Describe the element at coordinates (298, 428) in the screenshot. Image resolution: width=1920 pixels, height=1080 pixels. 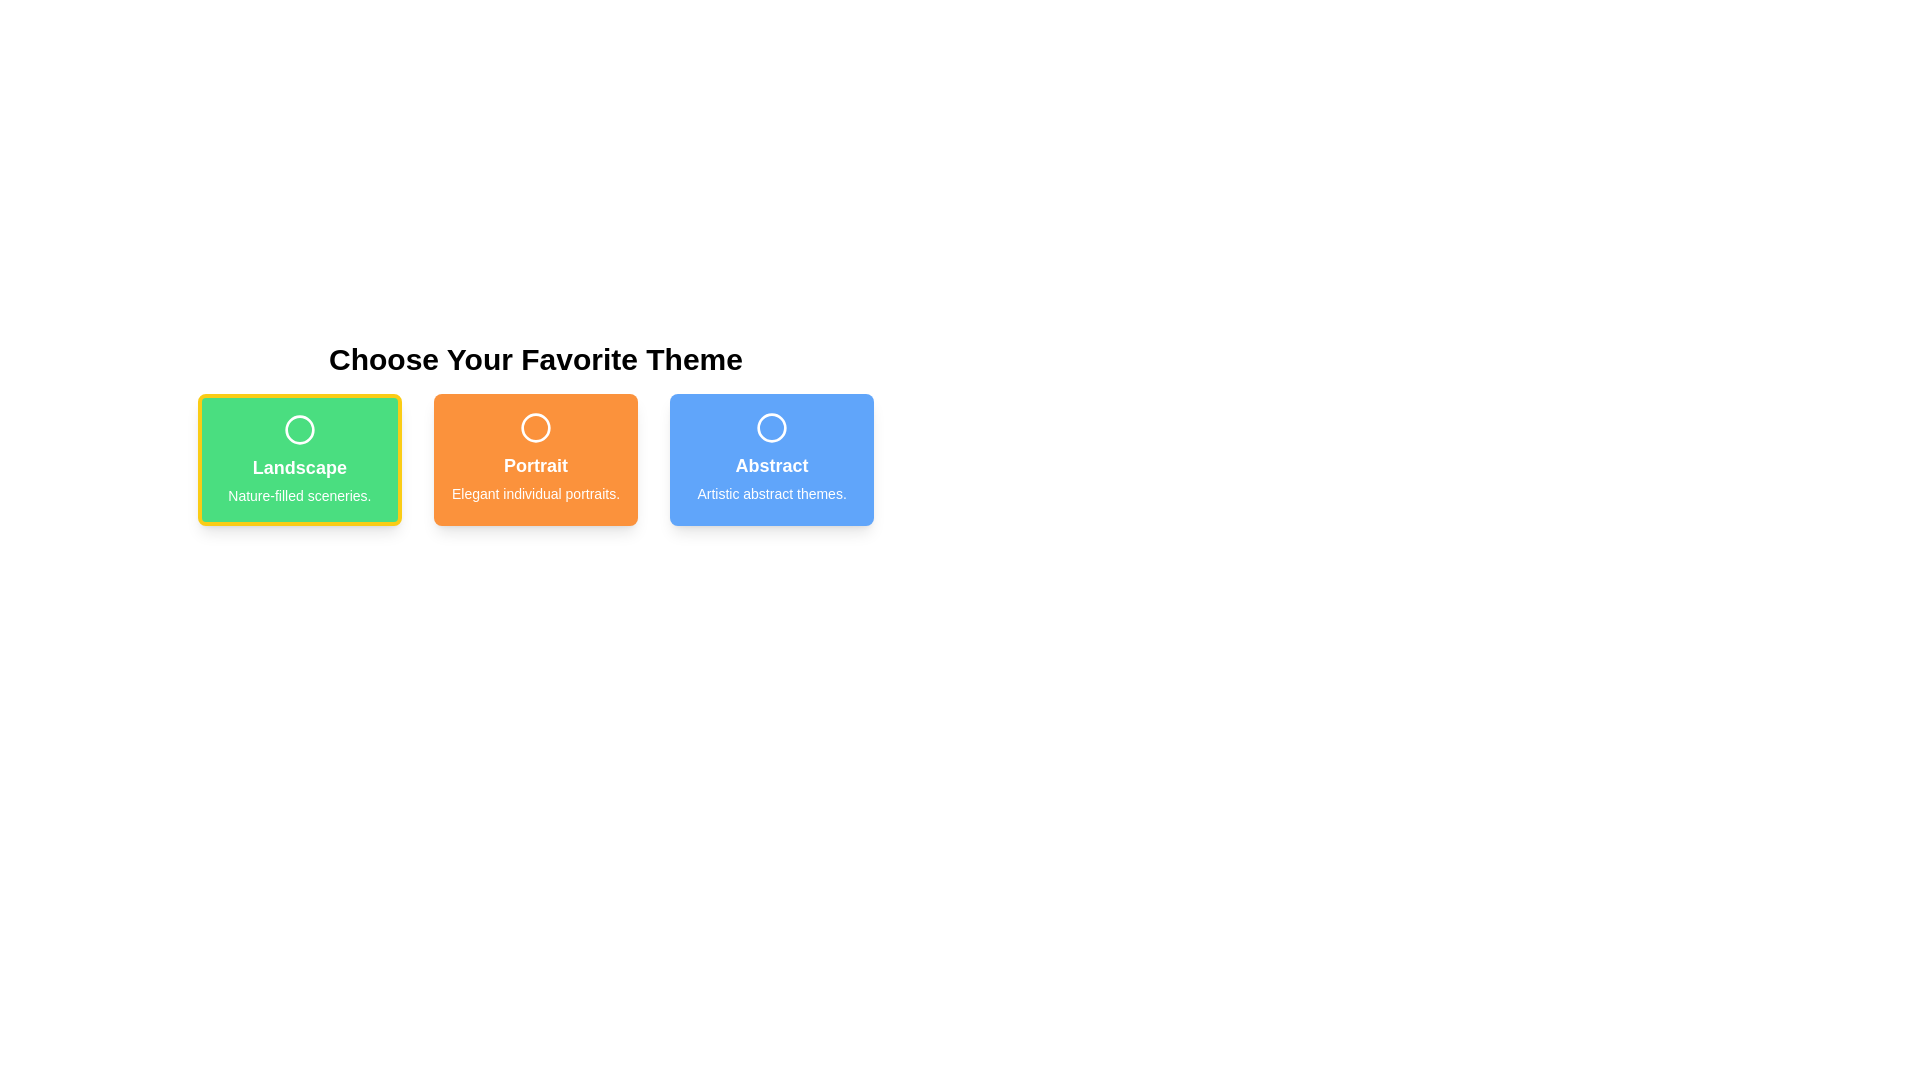
I see `the circular icon that signifies selection or association with the 'Landscape' option, located within the card labeled 'Landscape' on the leftmost side among a set of three horizontally aligned cards` at that location.